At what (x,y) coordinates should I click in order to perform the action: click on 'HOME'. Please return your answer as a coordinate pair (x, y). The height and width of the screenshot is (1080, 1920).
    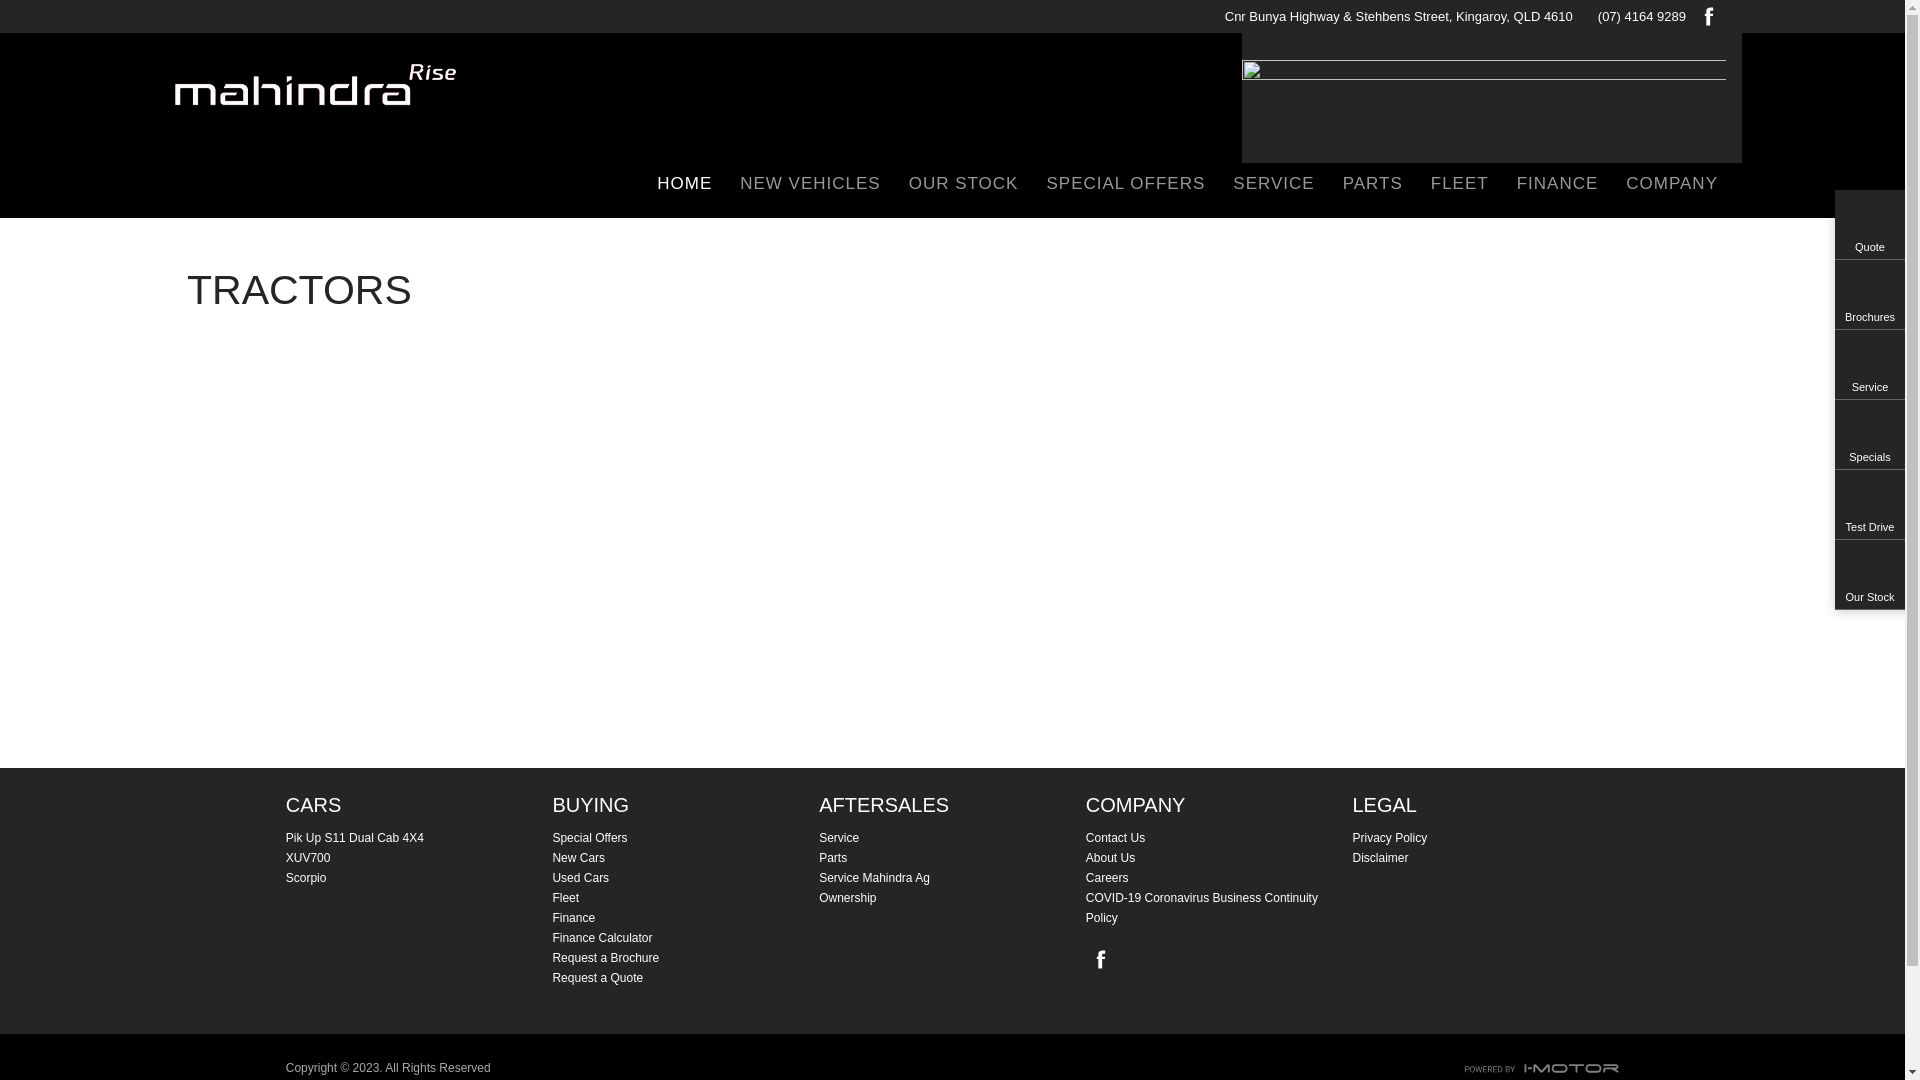
    Looking at the image, I should click on (684, 185).